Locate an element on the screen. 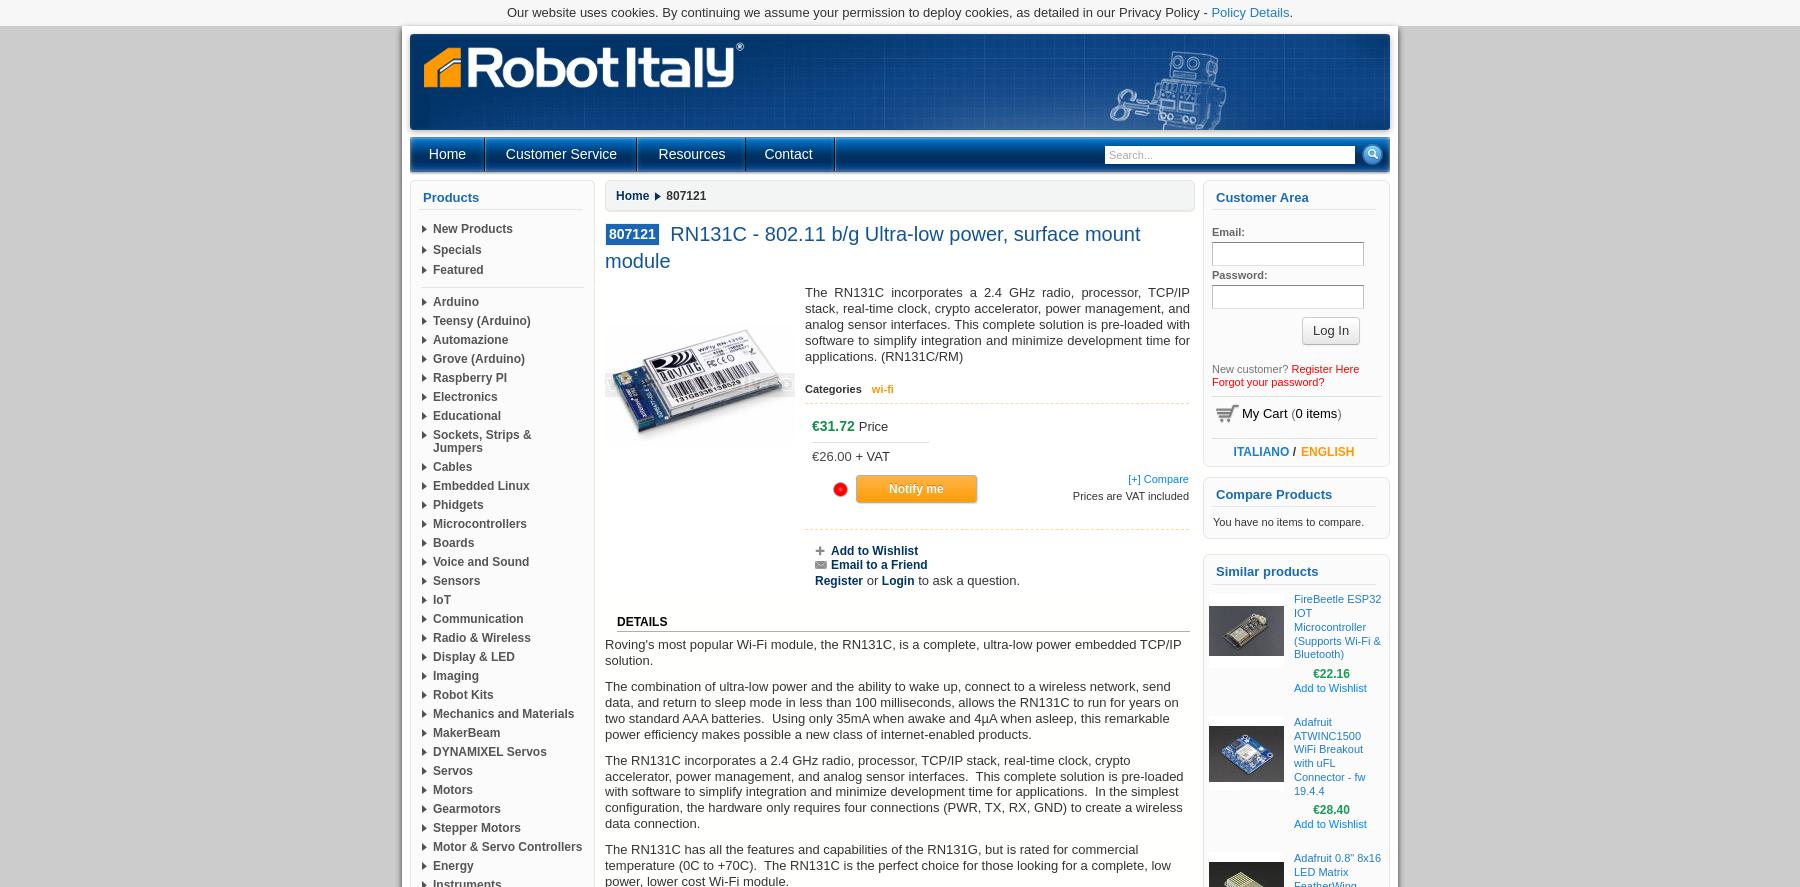 The width and height of the screenshot is (1800, 887). 'Energy' is located at coordinates (452, 864).